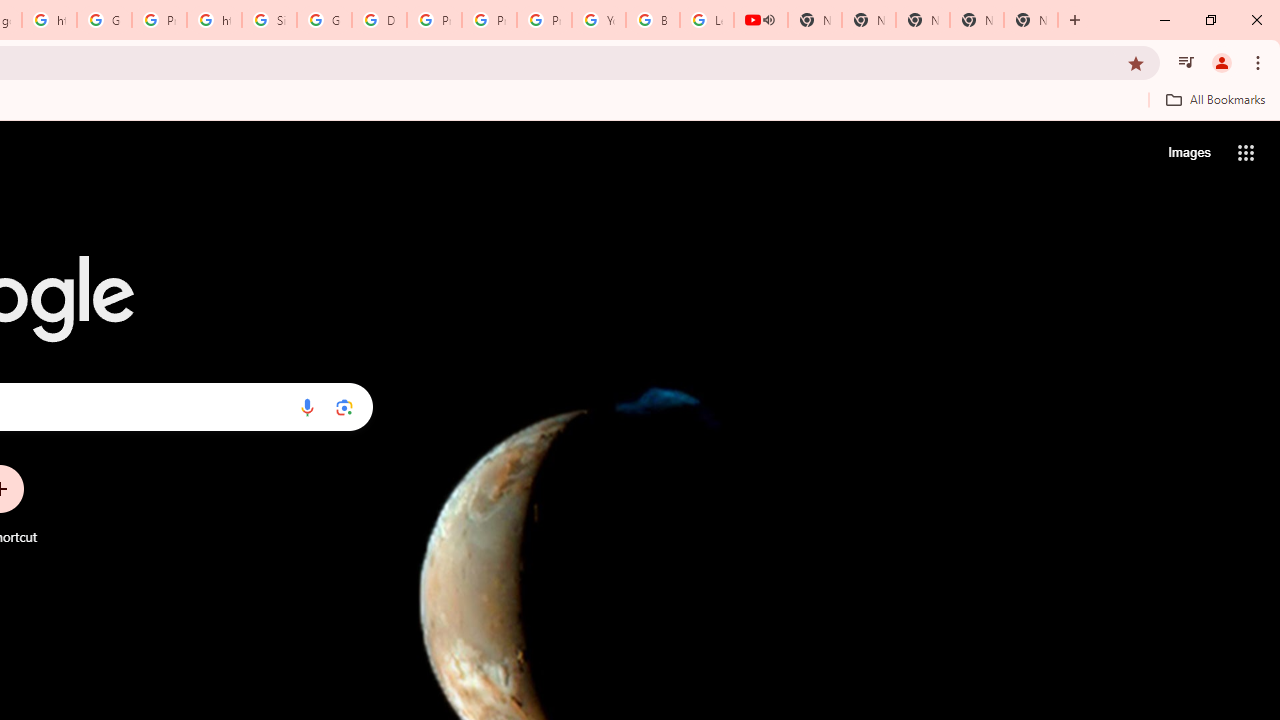 The height and width of the screenshot is (720, 1280). What do you see at coordinates (489, 20) in the screenshot?
I see `'Privacy Help Center - Policies Help'` at bounding box center [489, 20].